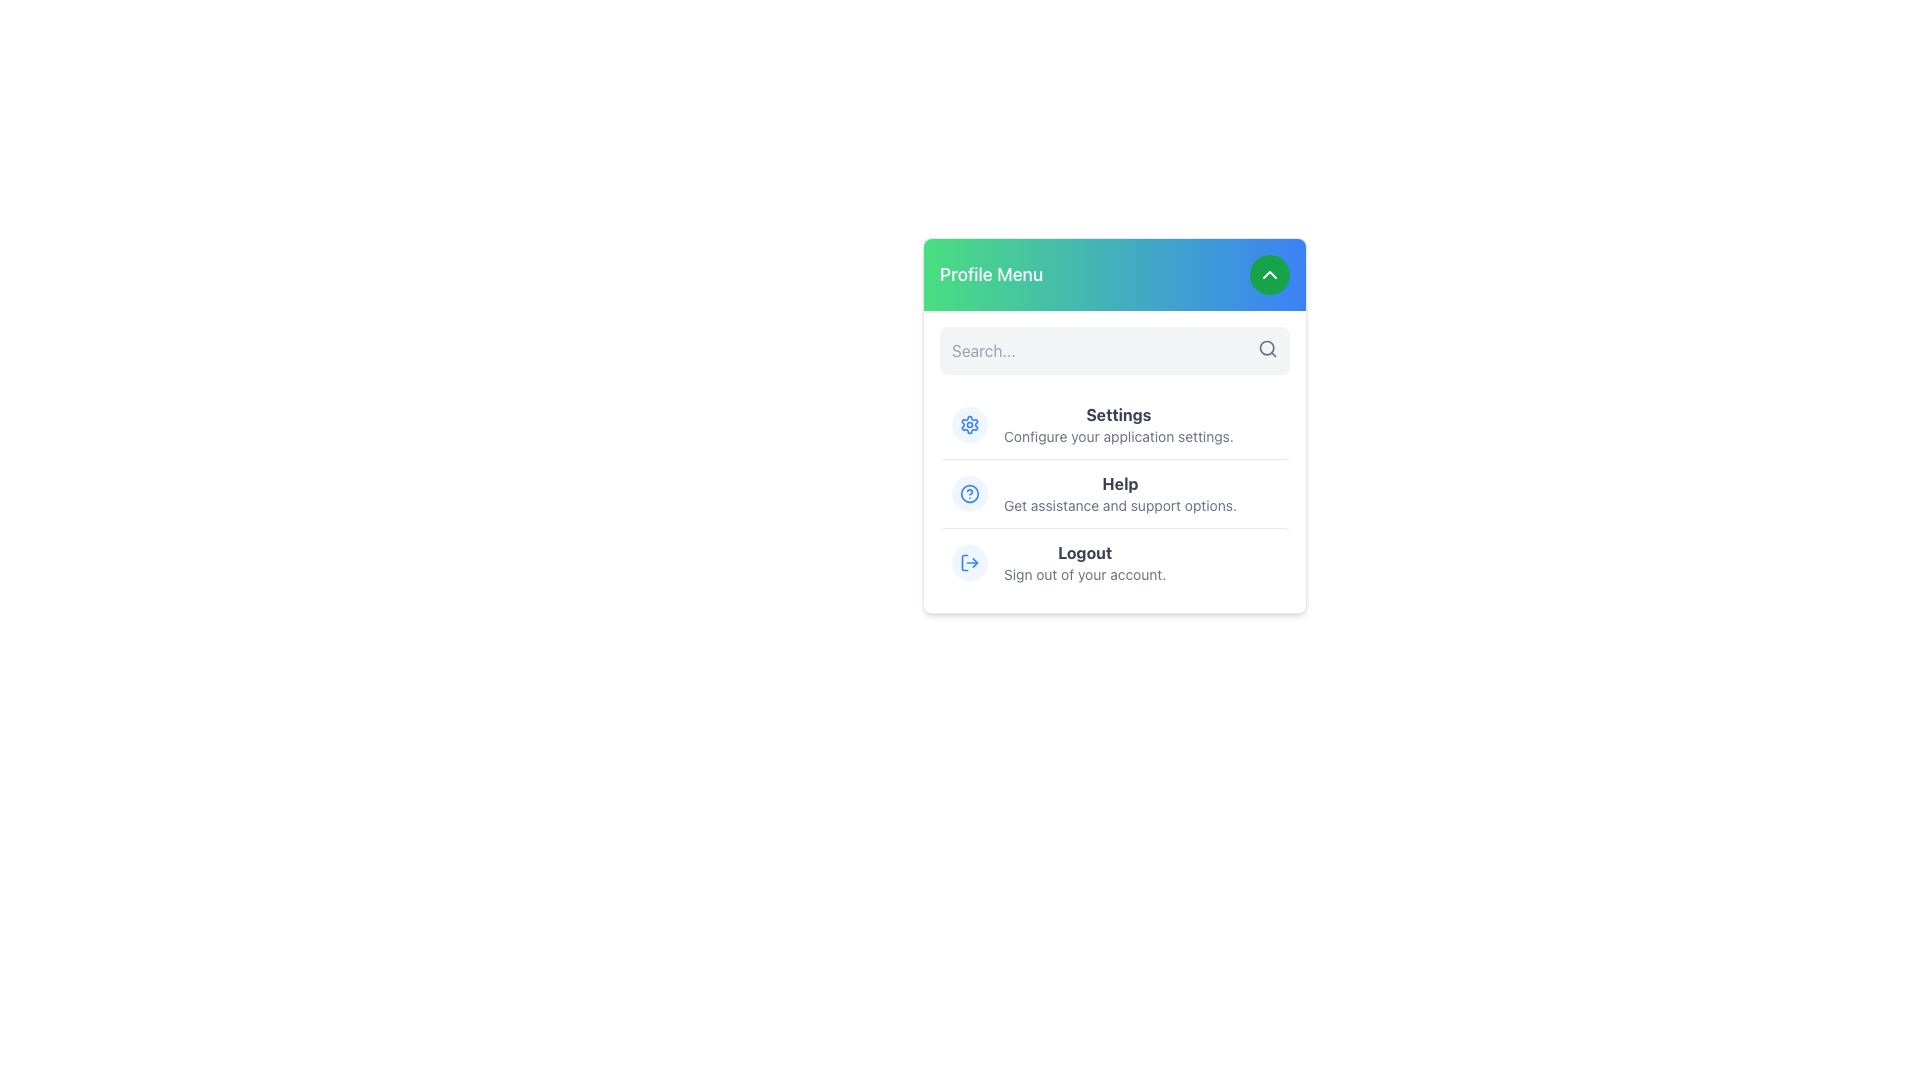  I want to click on the support options text label located in the Profile Menu, positioned between the Settings and Logout options, so click(1120, 493).